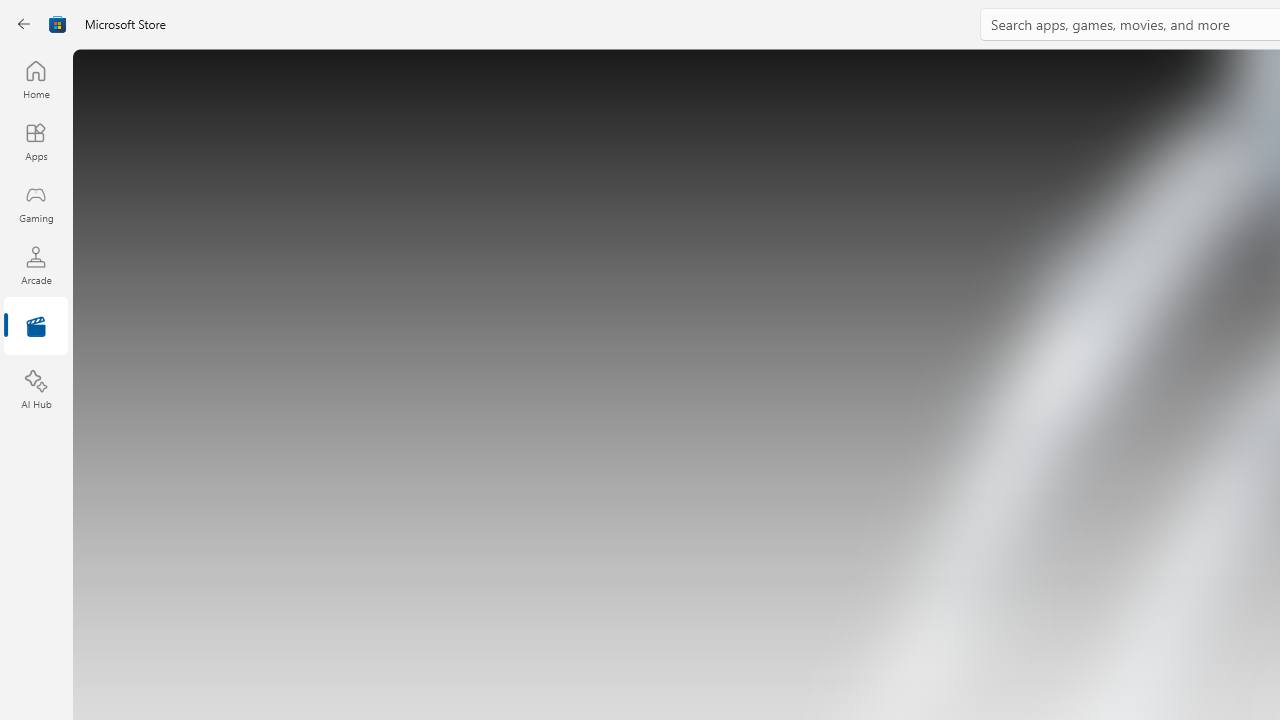 The height and width of the screenshot is (720, 1280). Describe the element at coordinates (24, 24) in the screenshot. I see `'Back'` at that location.